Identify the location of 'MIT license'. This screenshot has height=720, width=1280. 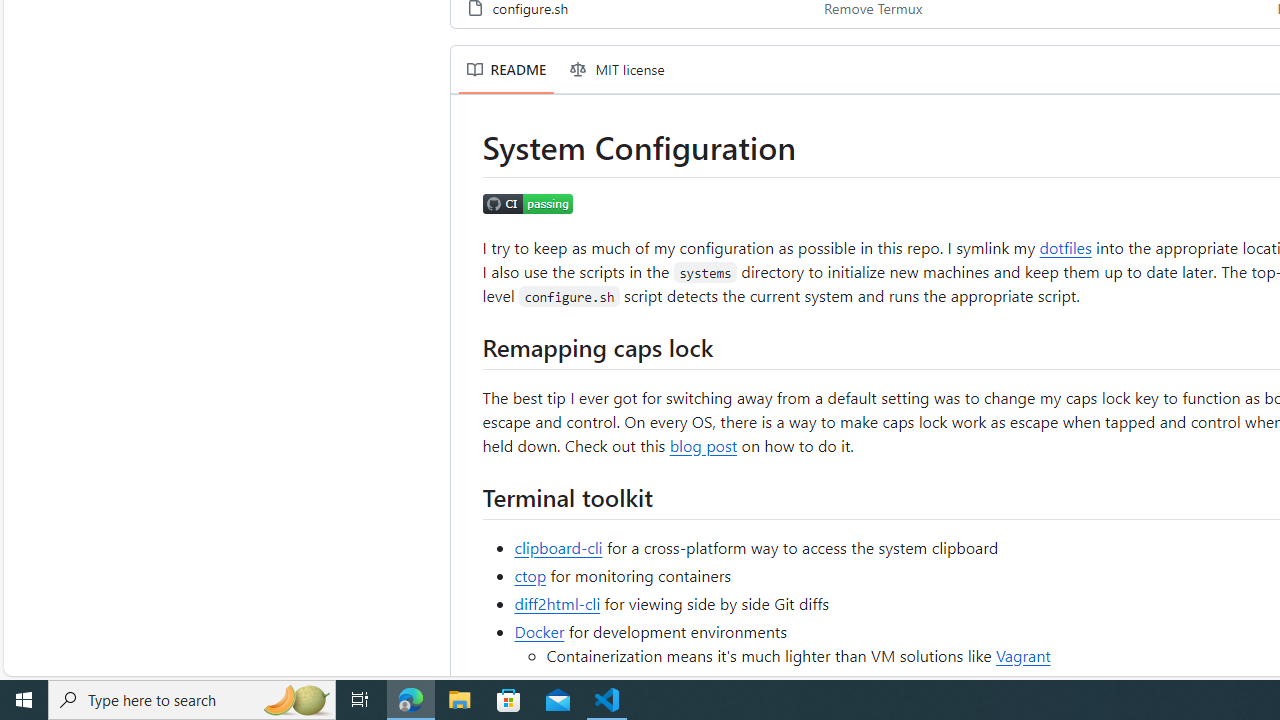
(617, 68).